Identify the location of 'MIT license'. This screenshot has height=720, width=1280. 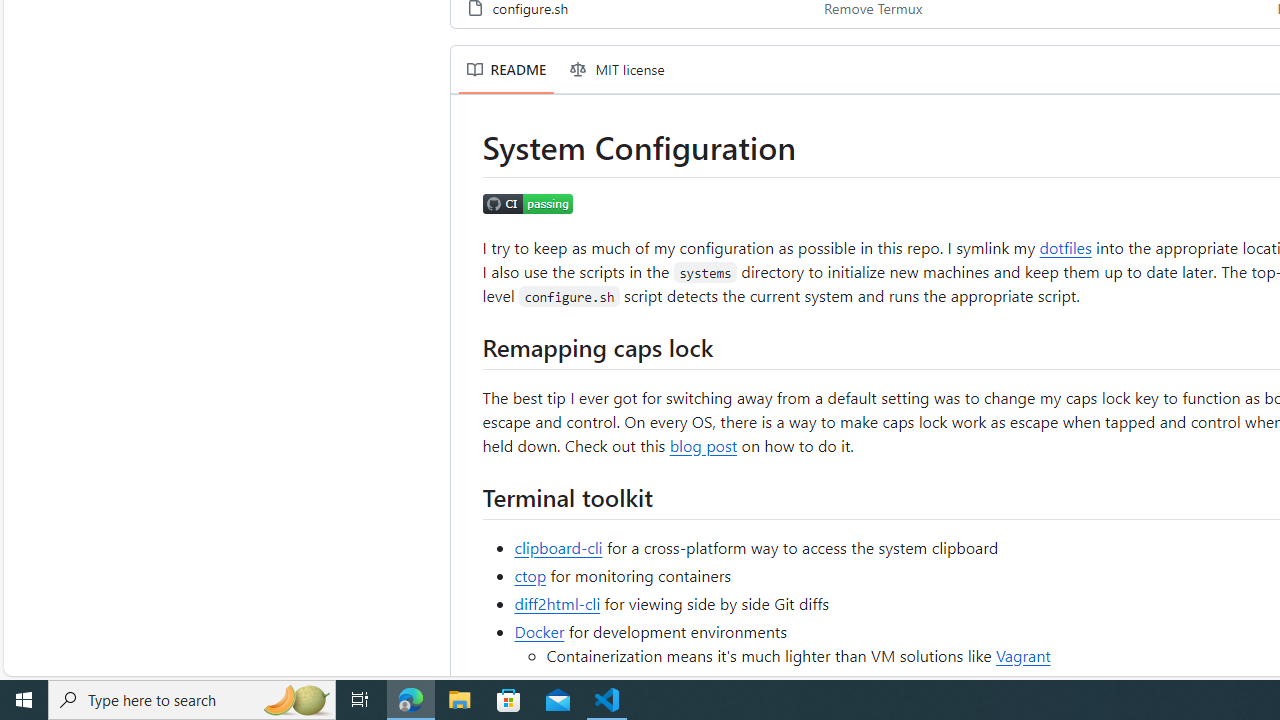
(617, 68).